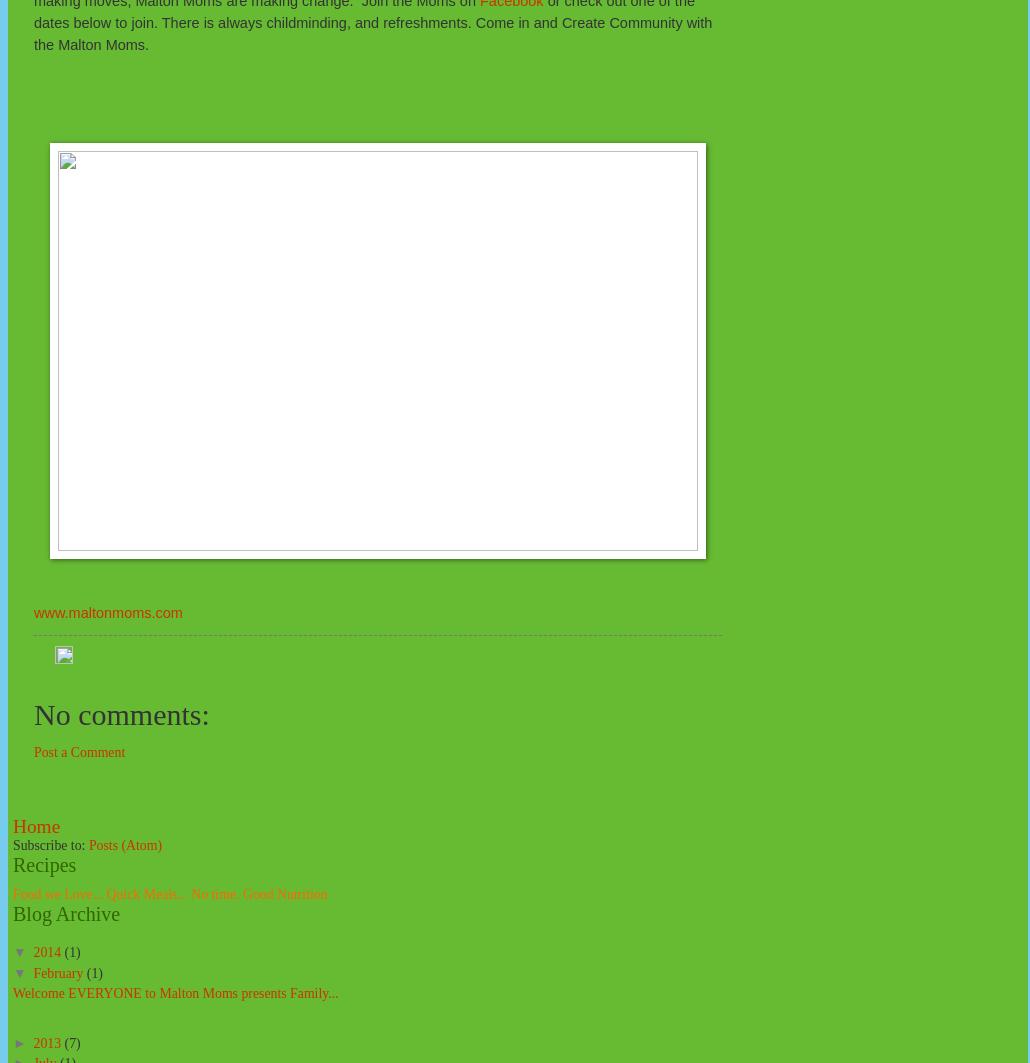  What do you see at coordinates (71, 1041) in the screenshot?
I see `'(7)'` at bounding box center [71, 1041].